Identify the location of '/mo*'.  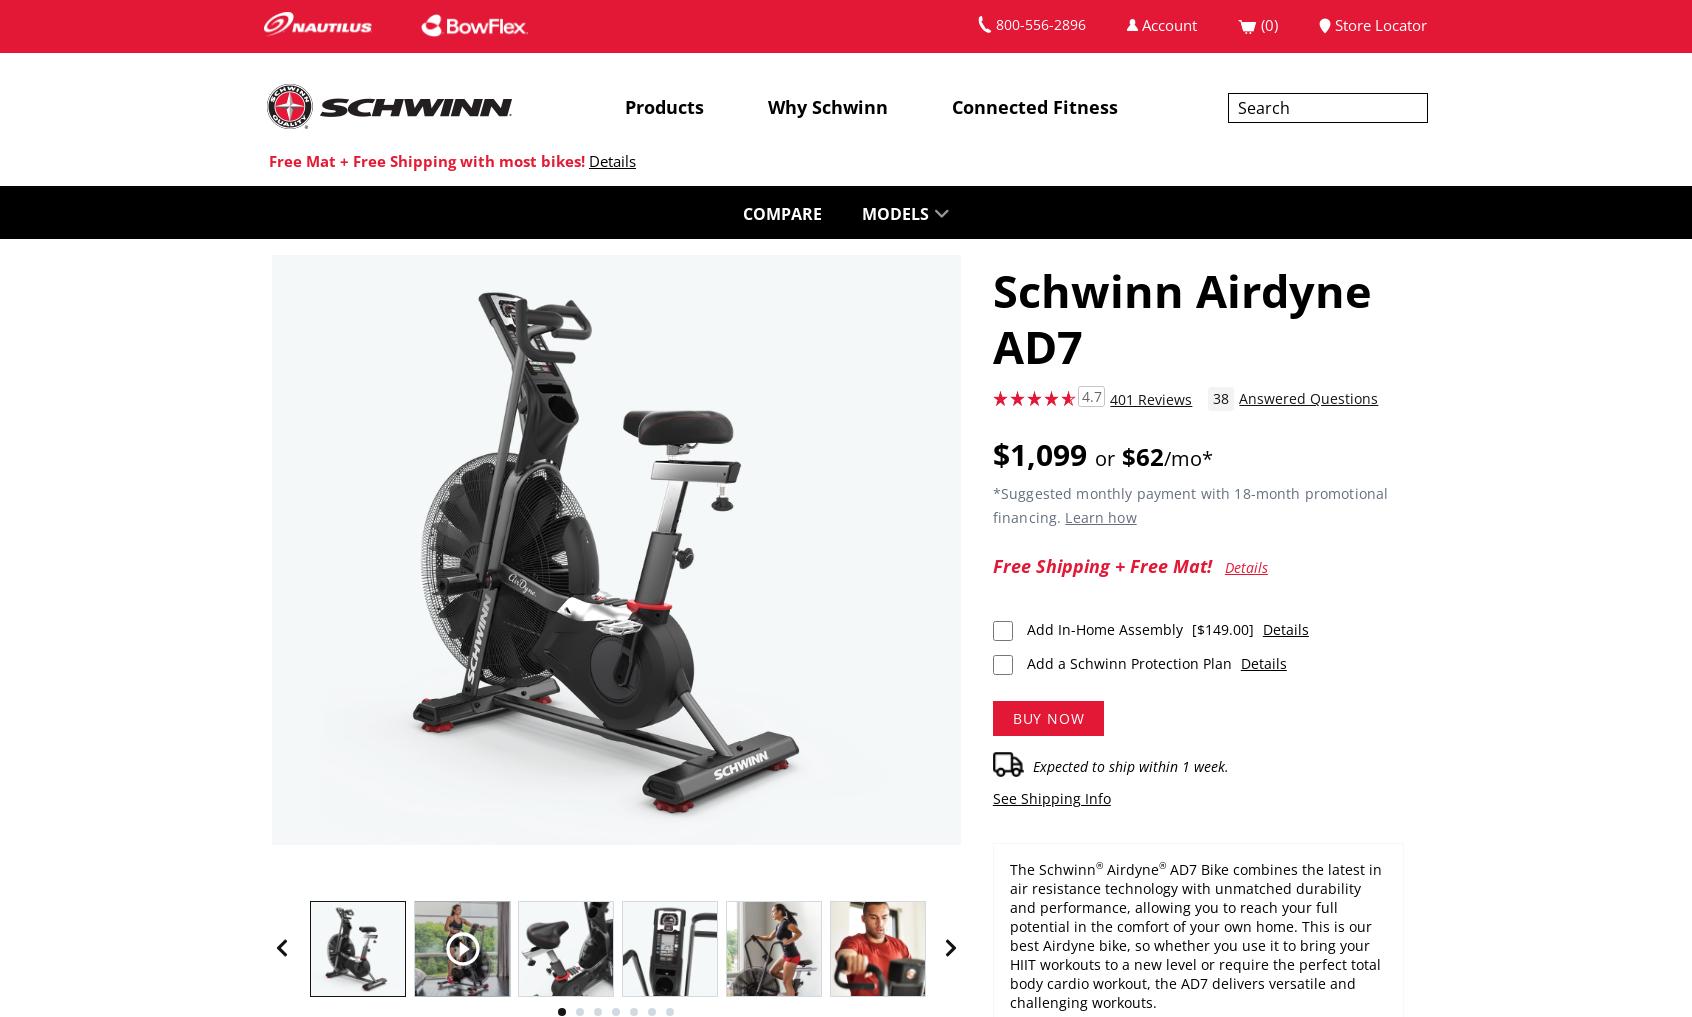
(1187, 457).